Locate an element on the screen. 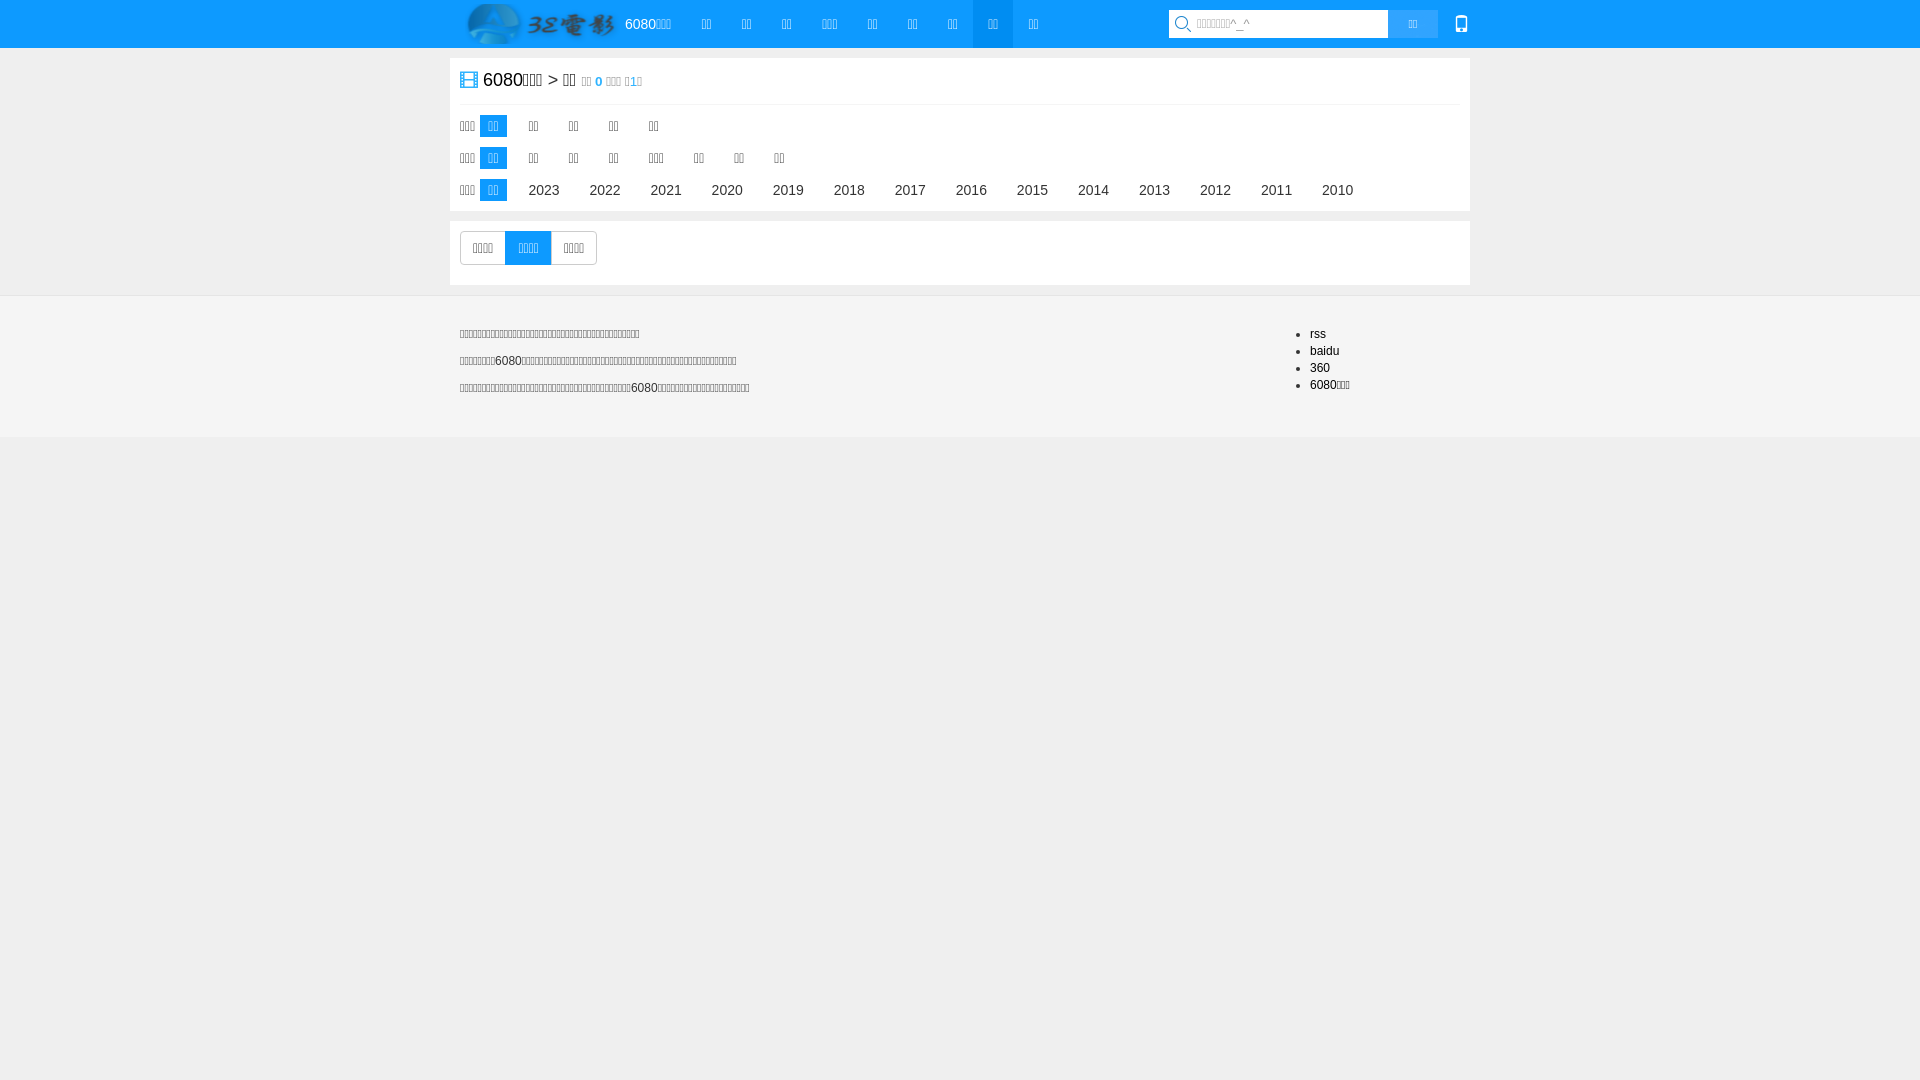  '2016' is located at coordinates (971, 189).